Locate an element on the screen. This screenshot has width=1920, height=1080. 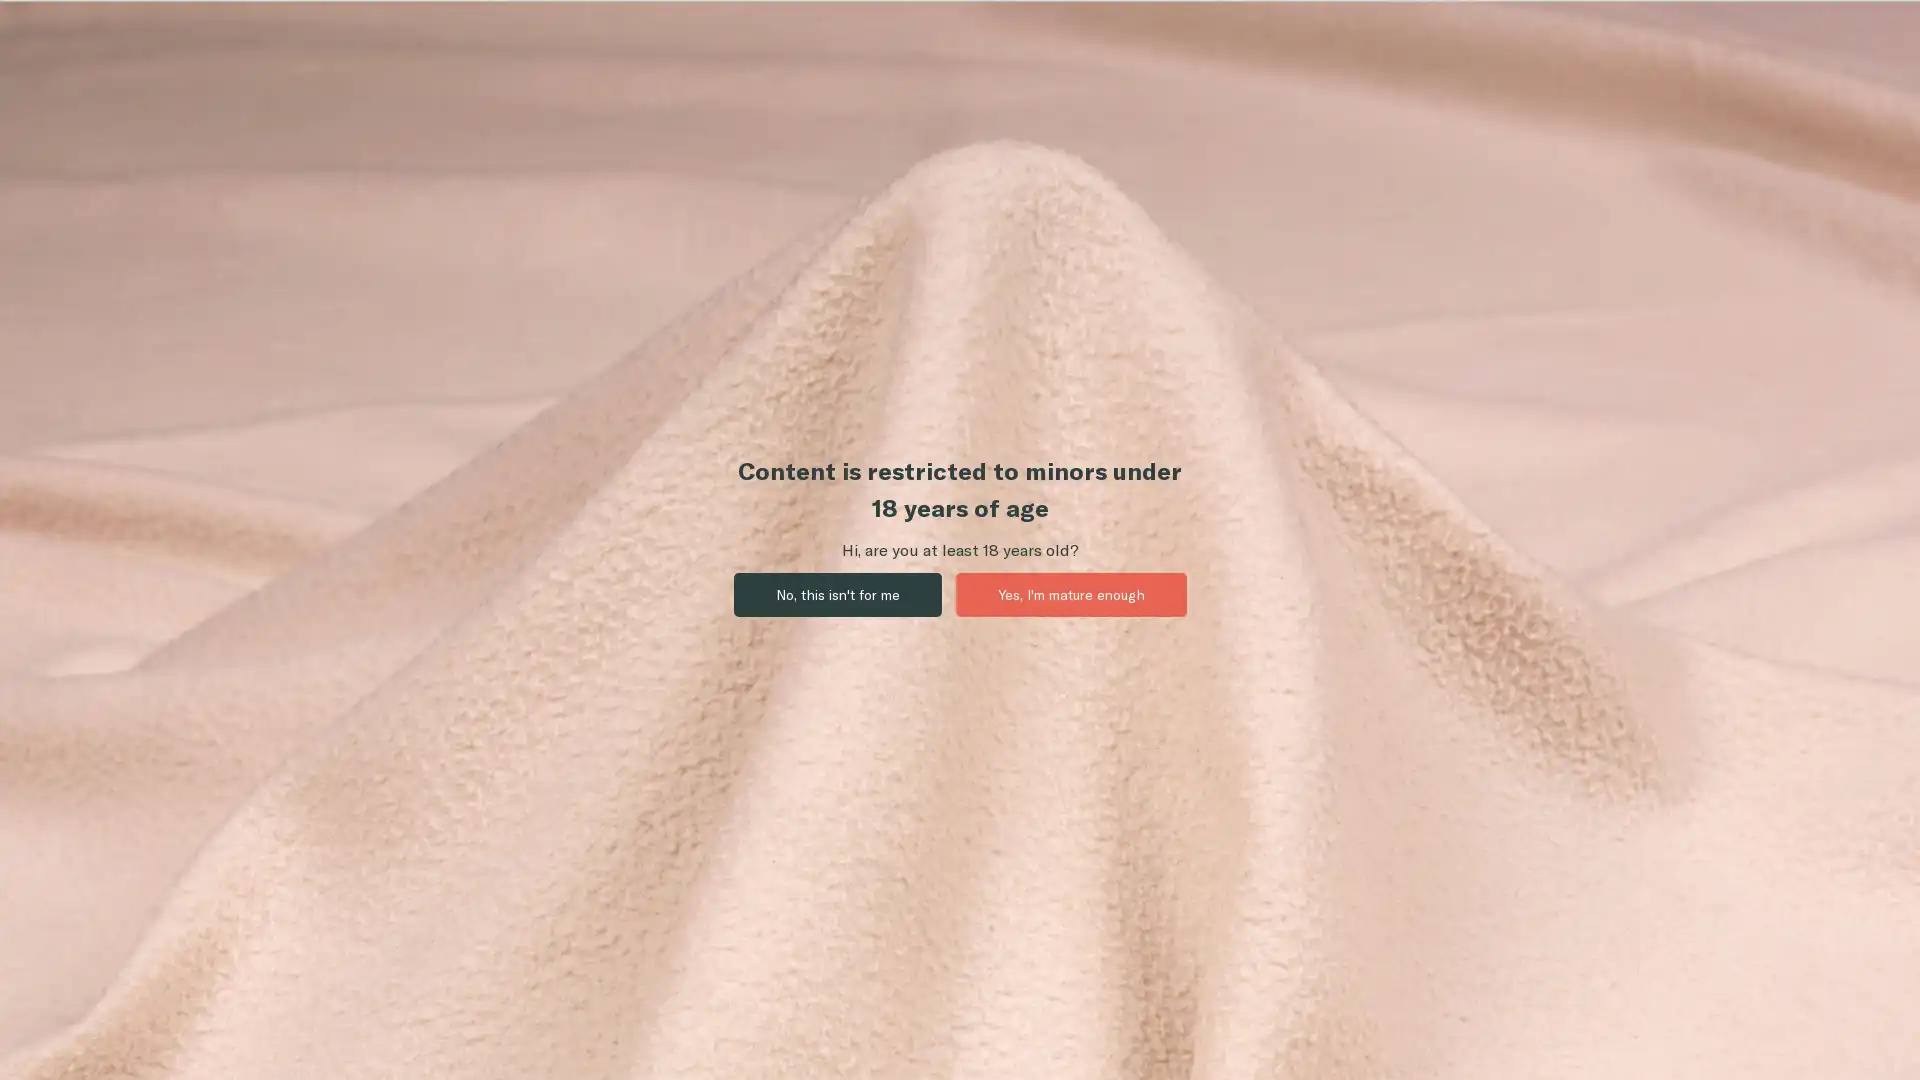
No, this isn't for me is located at coordinates (836, 593).